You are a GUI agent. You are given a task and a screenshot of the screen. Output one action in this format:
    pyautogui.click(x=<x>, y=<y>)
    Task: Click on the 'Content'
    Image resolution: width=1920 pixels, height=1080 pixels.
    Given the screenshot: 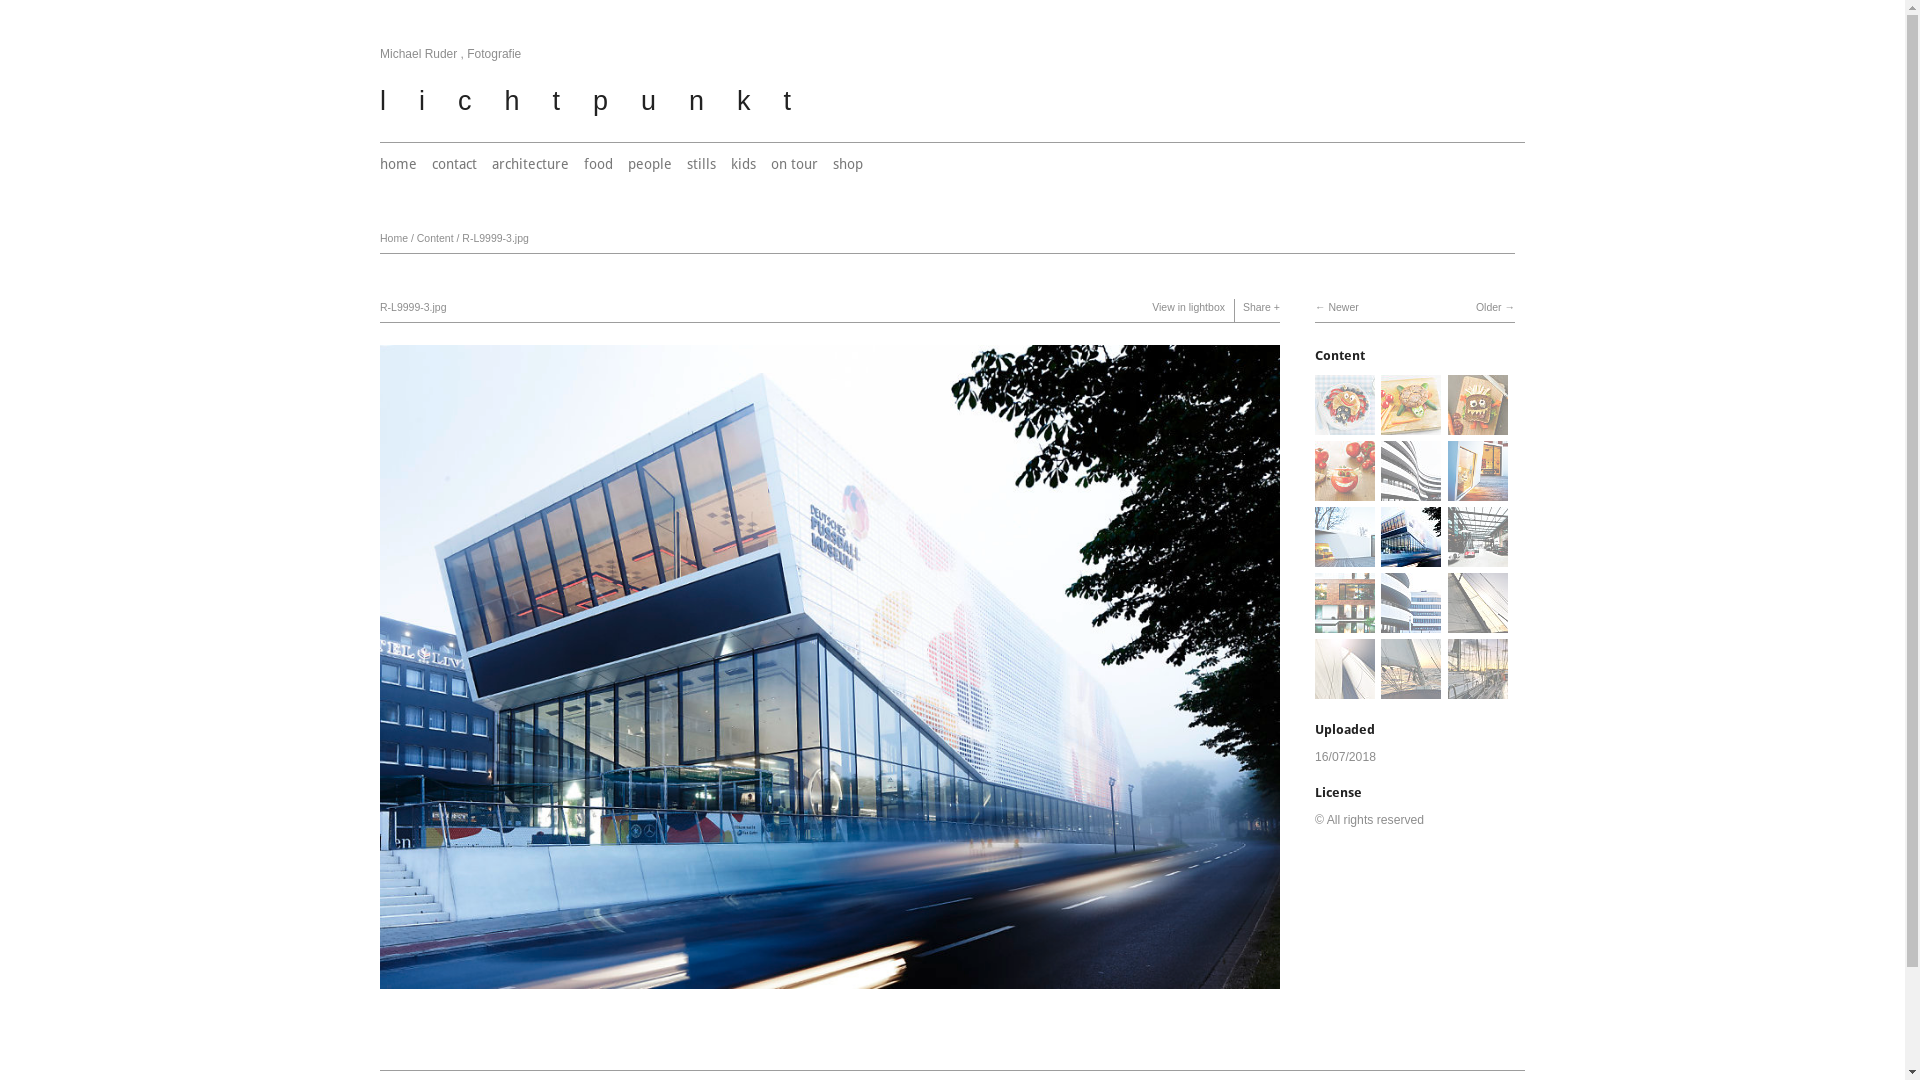 What is the action you would take?
    pyautogui.click(x=434, y=237)
    